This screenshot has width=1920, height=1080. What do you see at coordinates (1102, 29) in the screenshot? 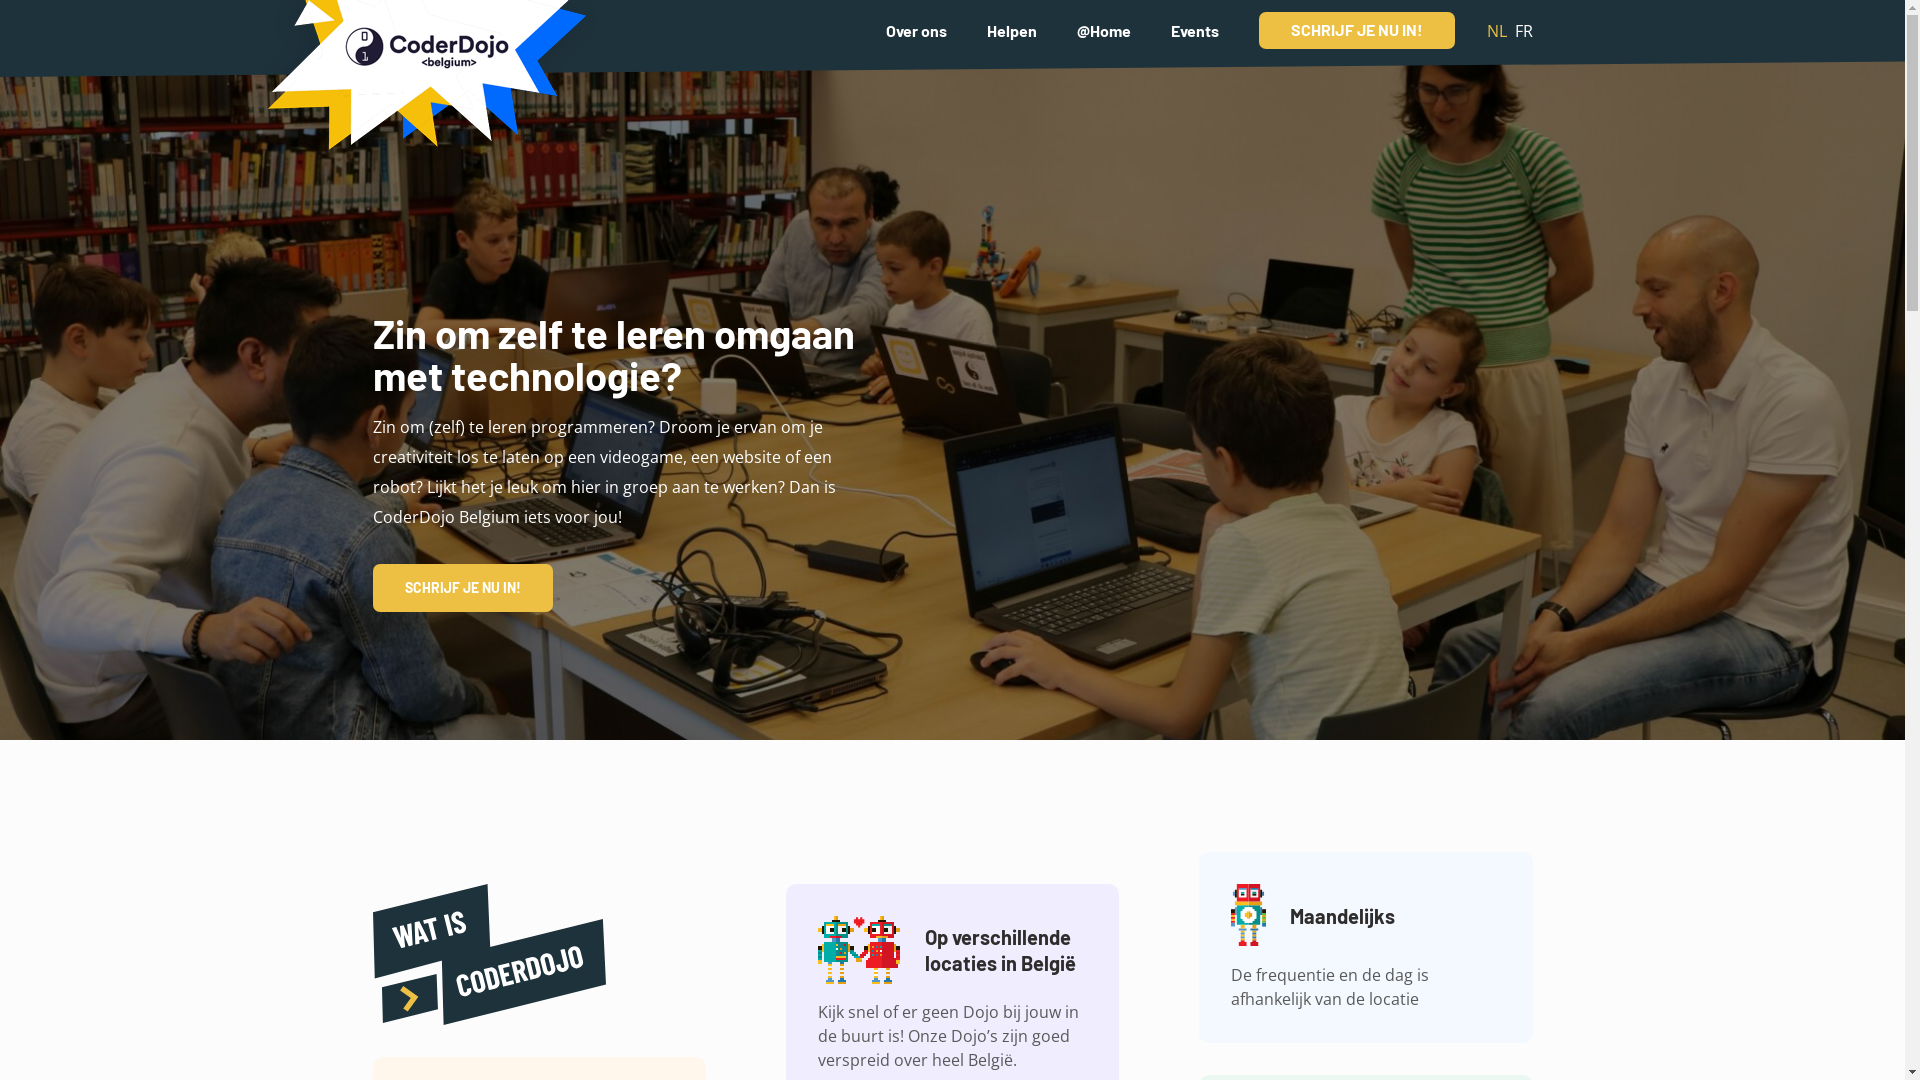
I see `'@Home'` at bounding box center [1102, 29].